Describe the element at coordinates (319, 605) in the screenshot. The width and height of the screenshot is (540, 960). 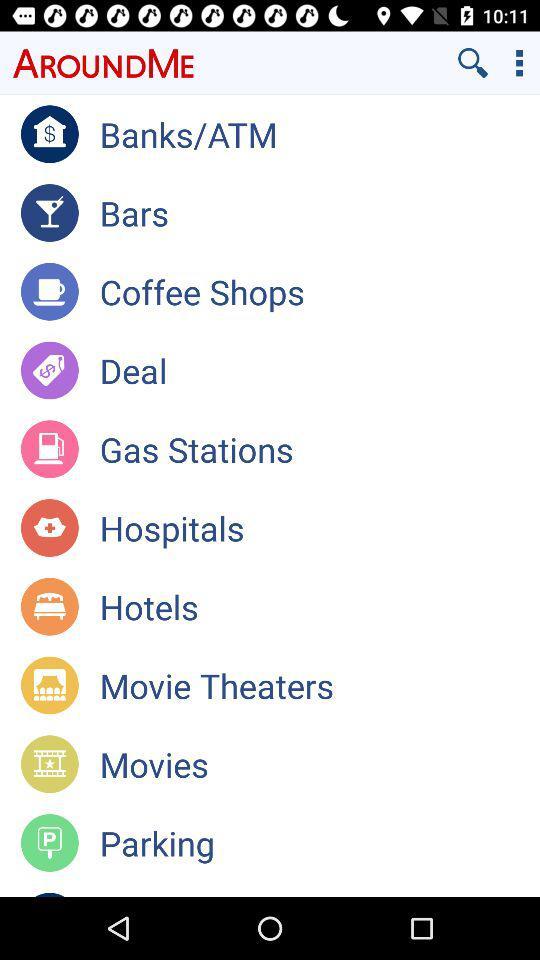
I see `app above the movie theaters item` at that location.